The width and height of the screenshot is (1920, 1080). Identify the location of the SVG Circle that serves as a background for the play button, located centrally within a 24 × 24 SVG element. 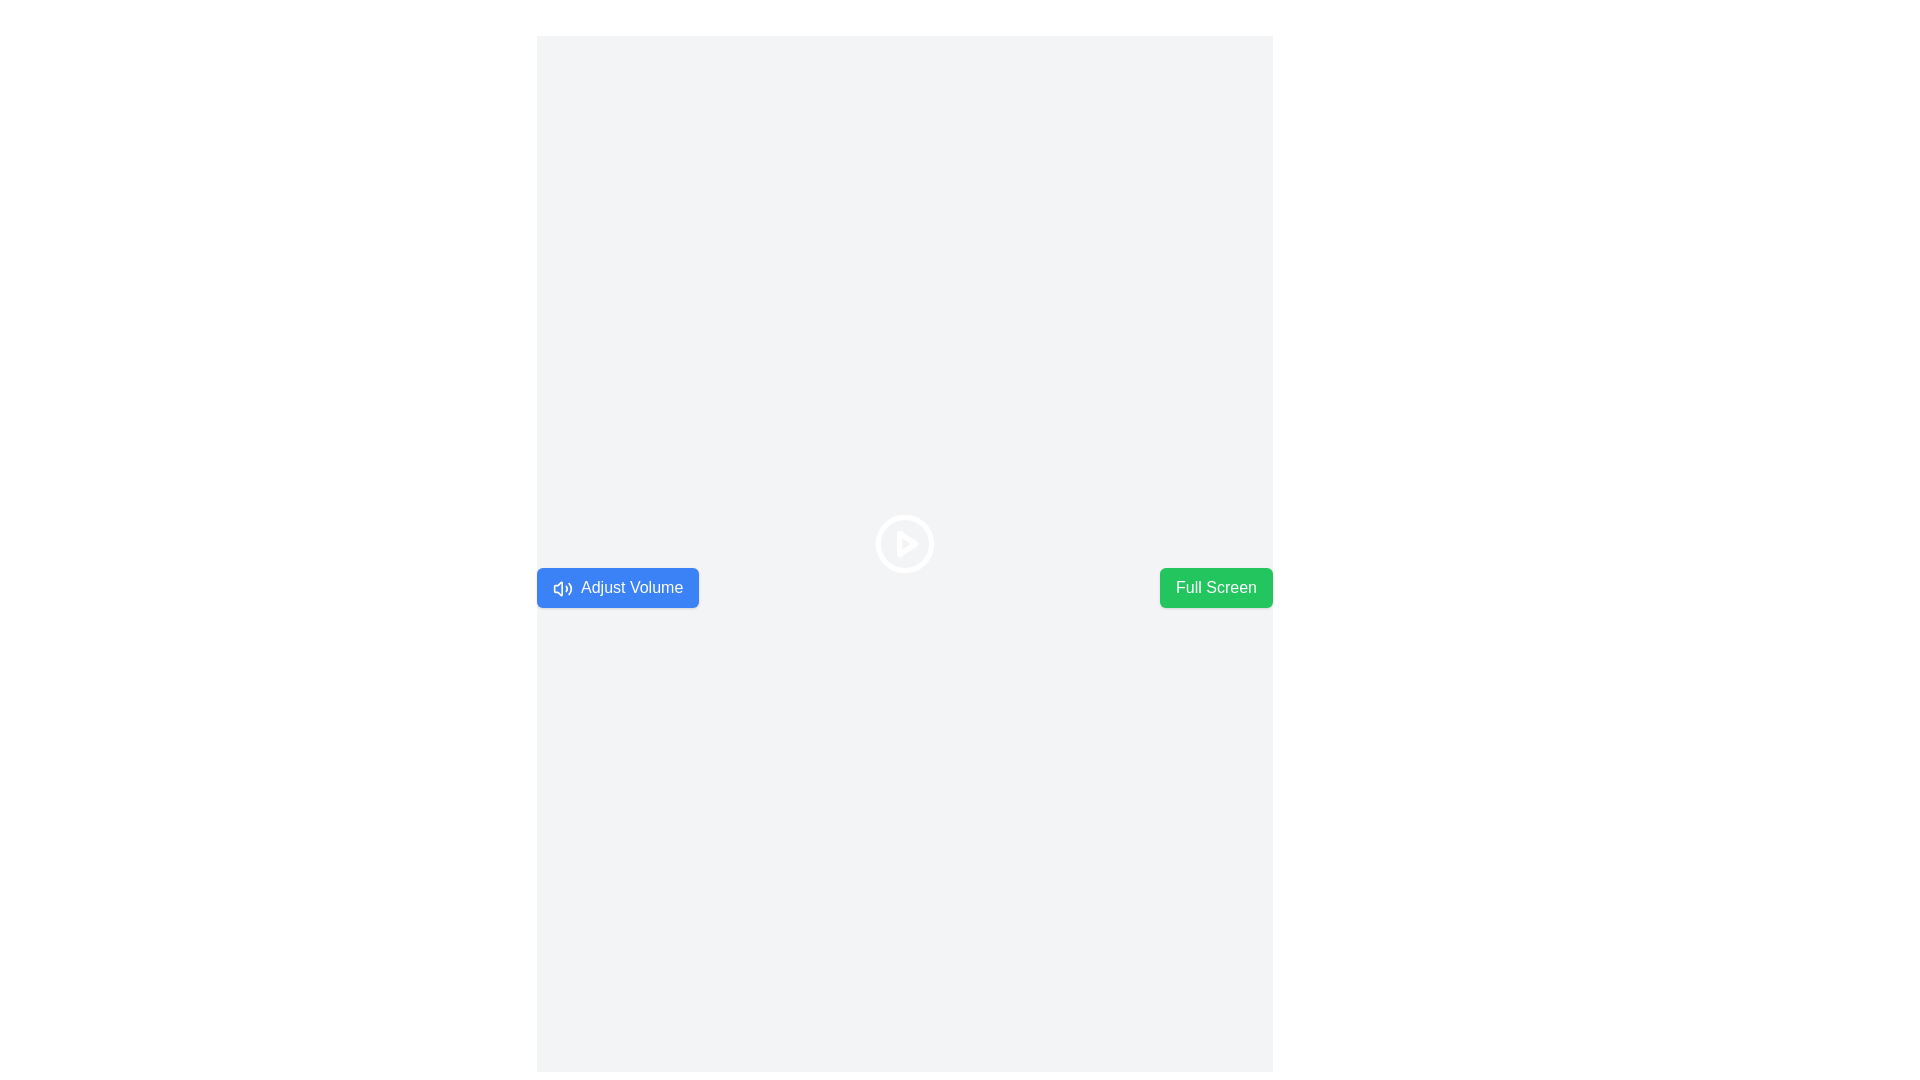
(904, 543).